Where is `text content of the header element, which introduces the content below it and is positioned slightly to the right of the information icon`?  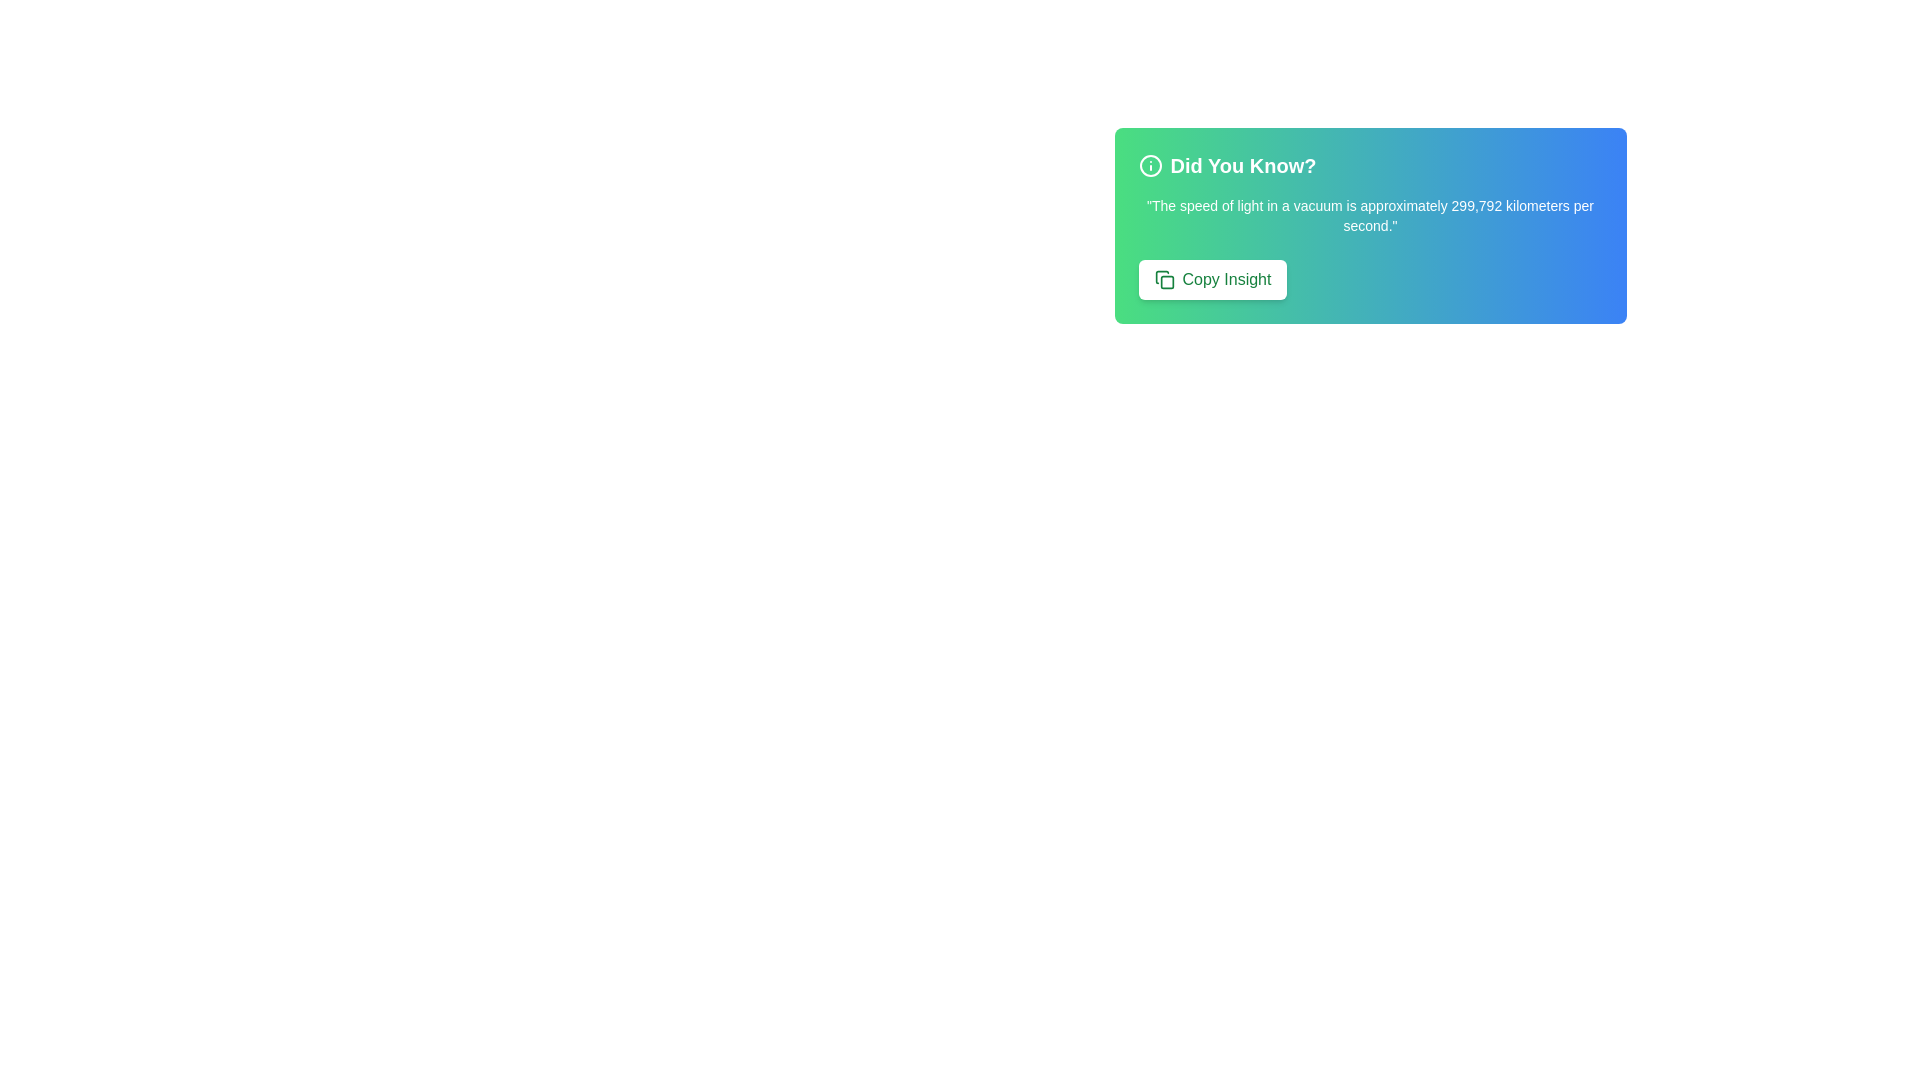 text content of the header element, which introduces the content below it and is positioned slightly to the right of the information icon is located at coordinates (1242, 164).